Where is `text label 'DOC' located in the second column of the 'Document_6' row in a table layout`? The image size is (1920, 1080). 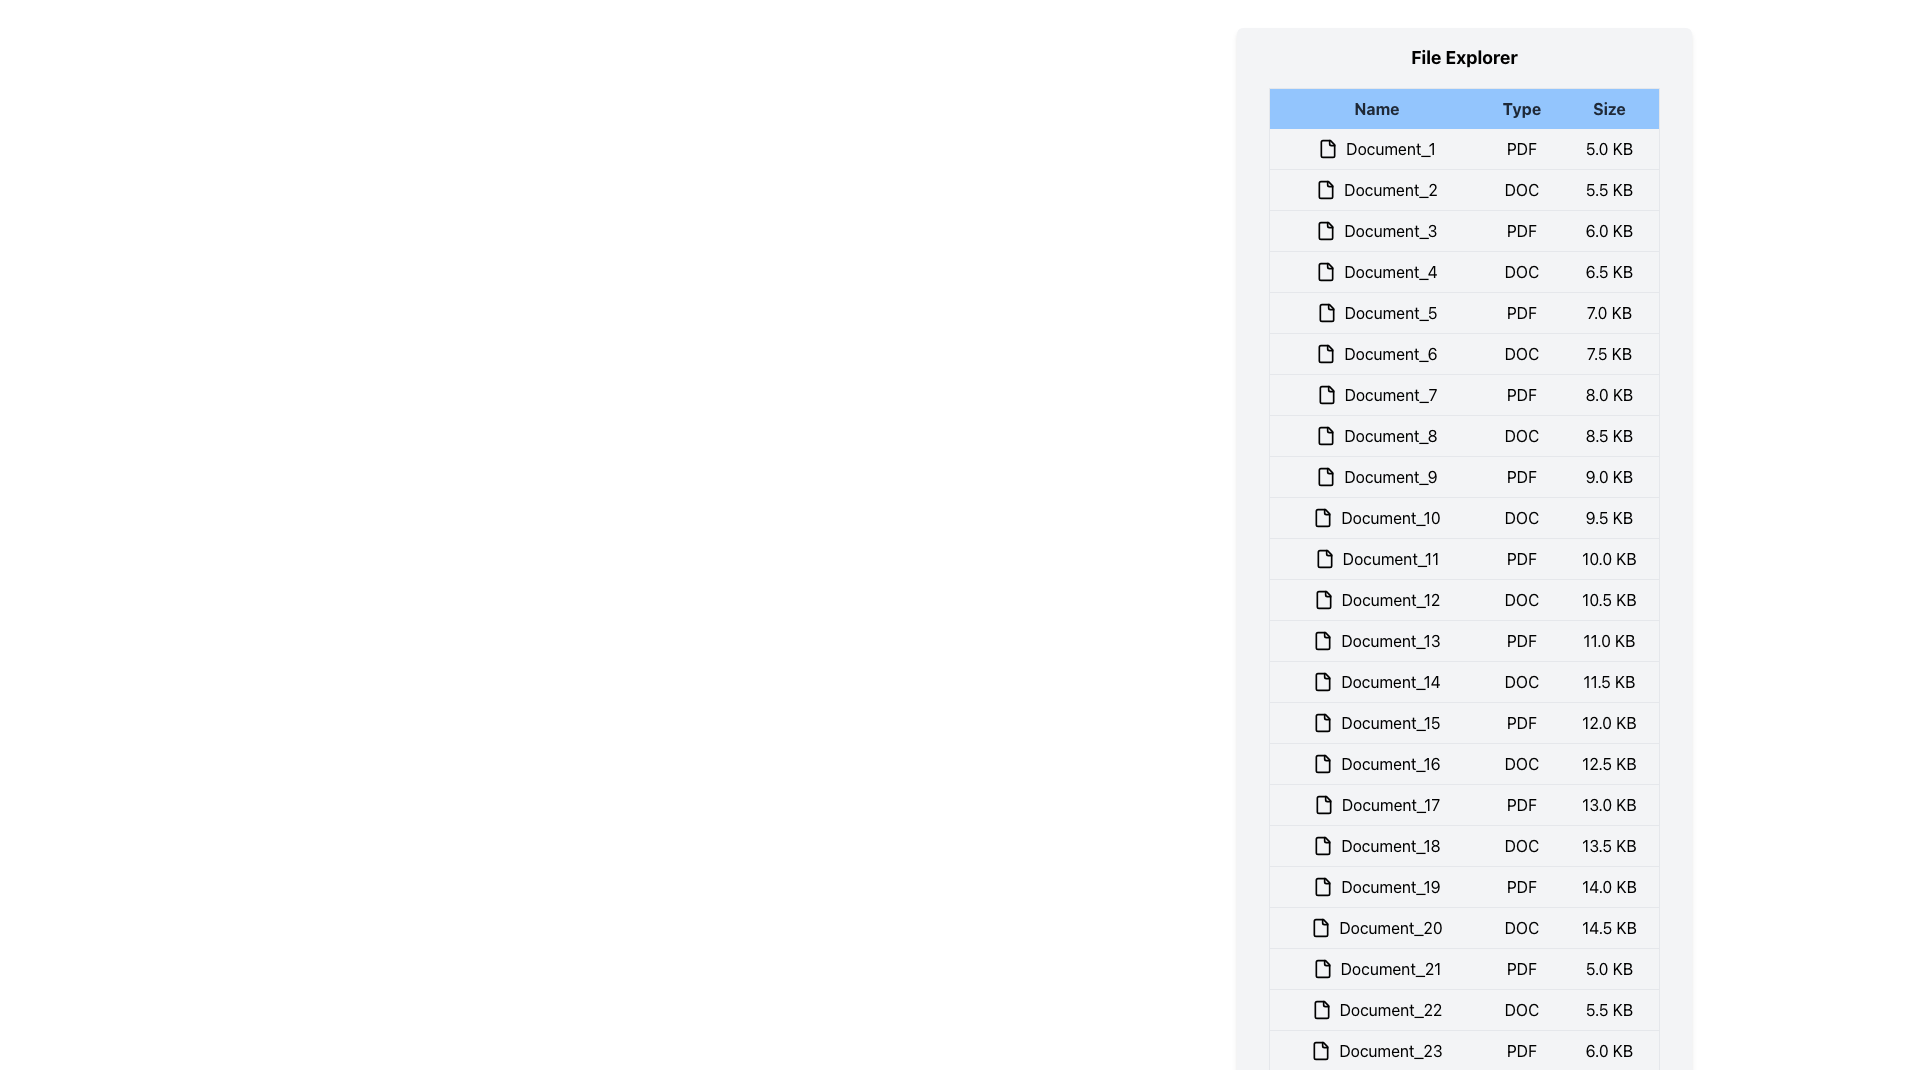 text label 'DOC' located in the second column of the 'Document_6' row in a table layout is located at coordinates (1520, 353).